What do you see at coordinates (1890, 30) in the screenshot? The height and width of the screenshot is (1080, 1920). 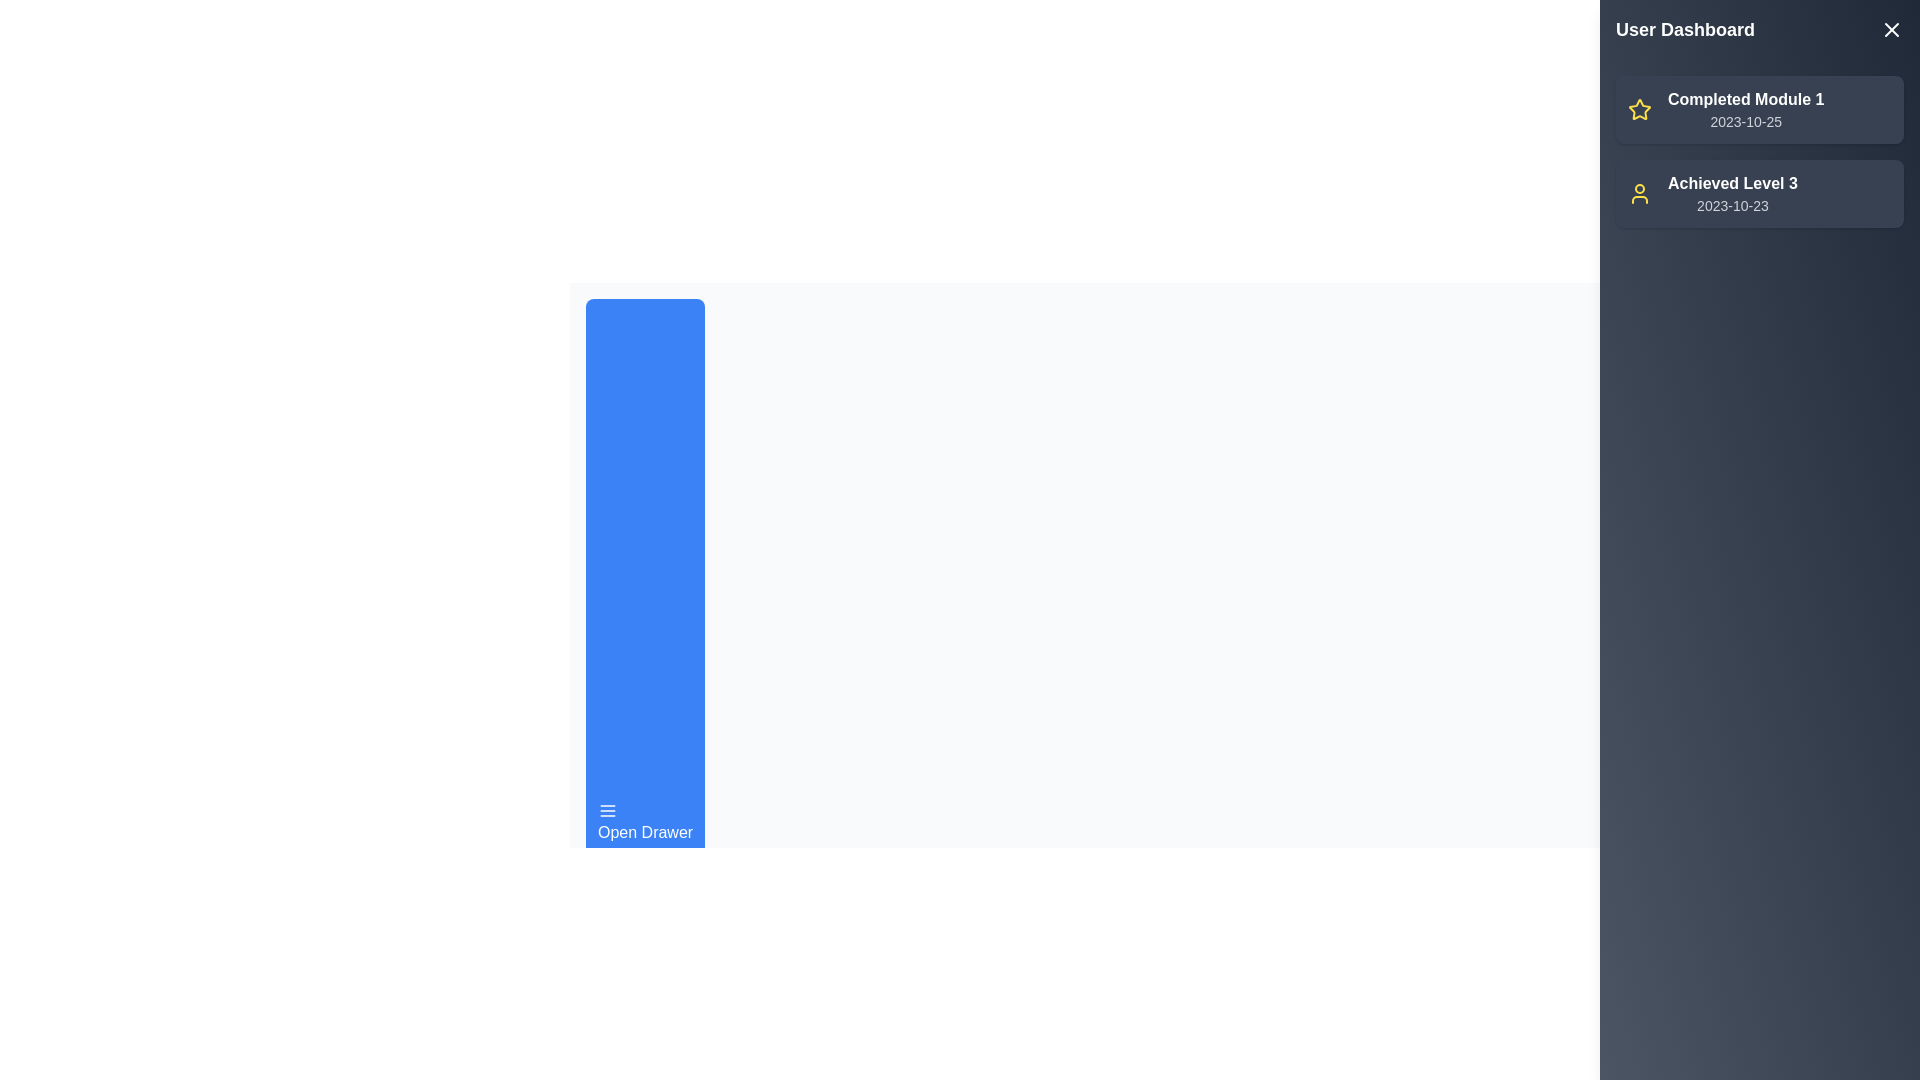 I see `the close button of the drawer to hide it` at bounding box center [1890, 30].